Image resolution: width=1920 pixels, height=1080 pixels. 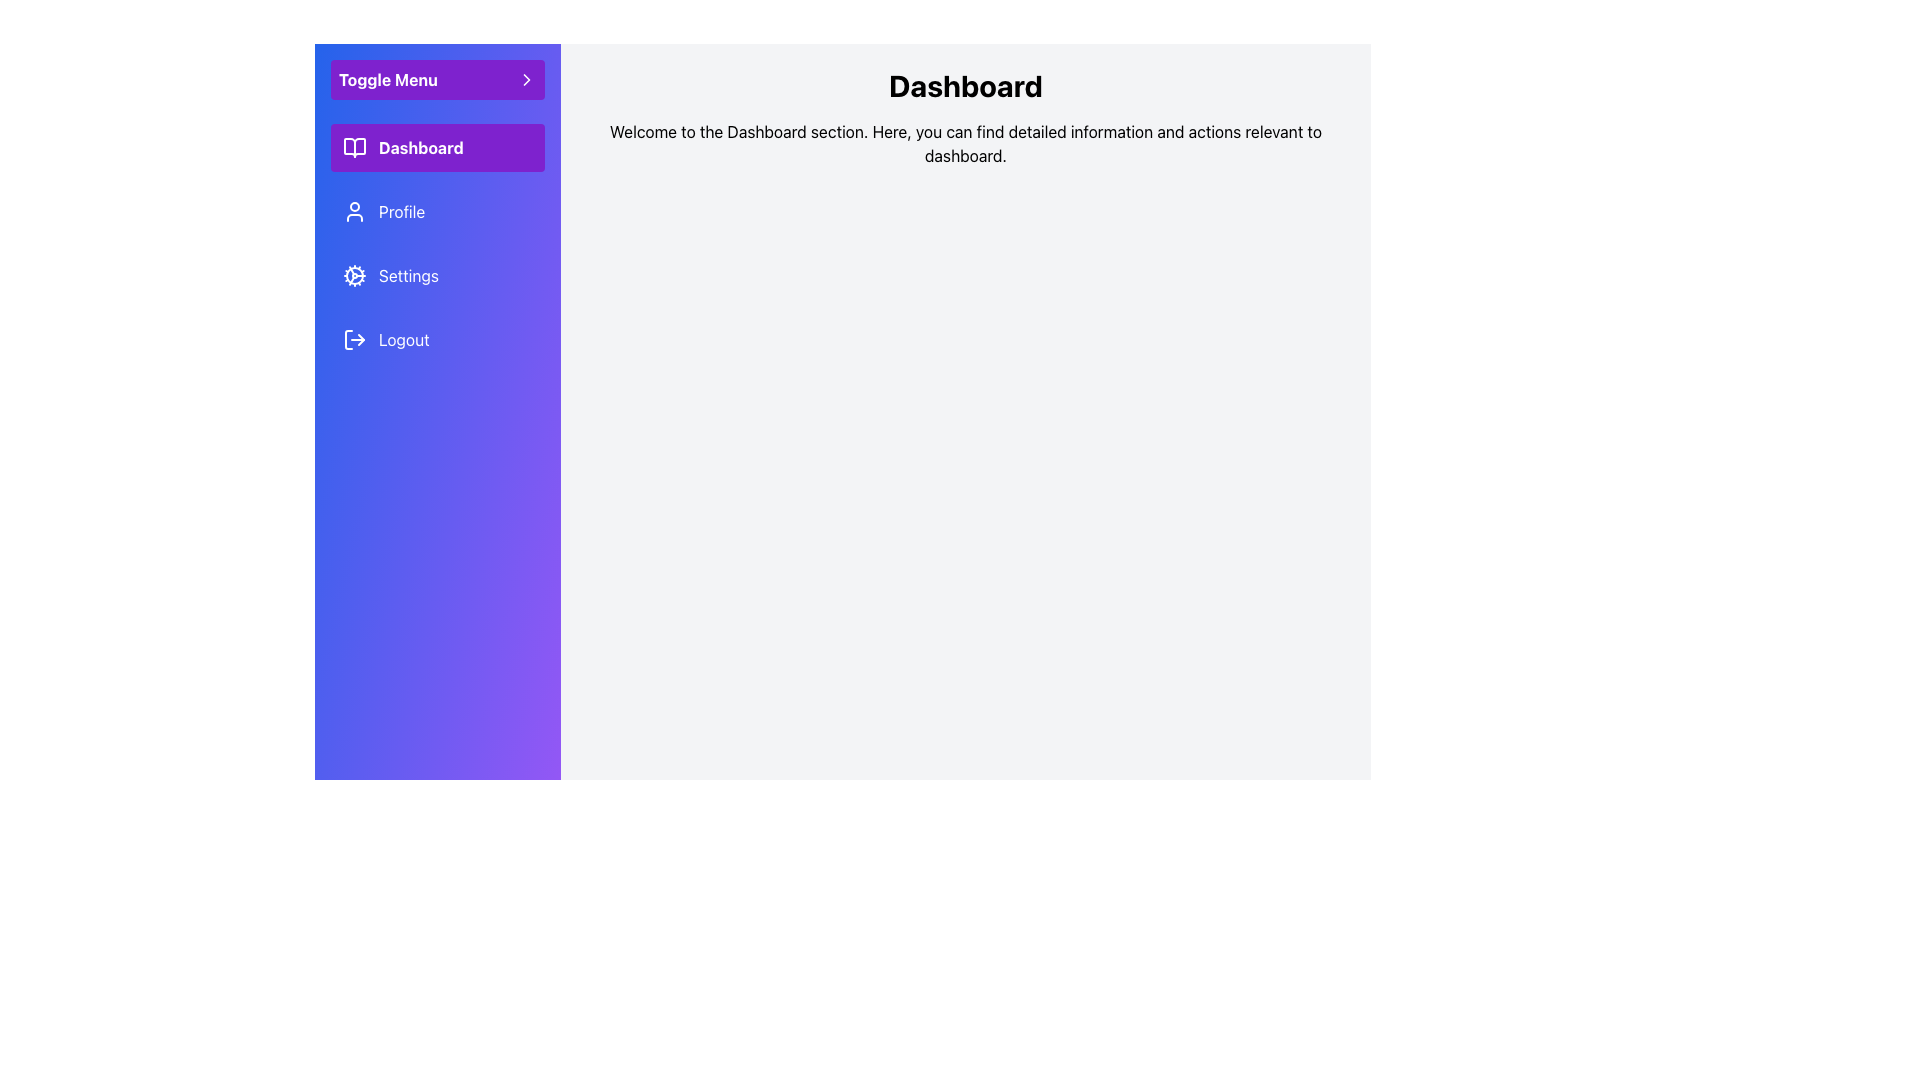 I want to click on the right-pointing chevron arrow icon located at the far right of the 'Toggle Menu' button to activate potential hover effects, so click(x=526, y=79).